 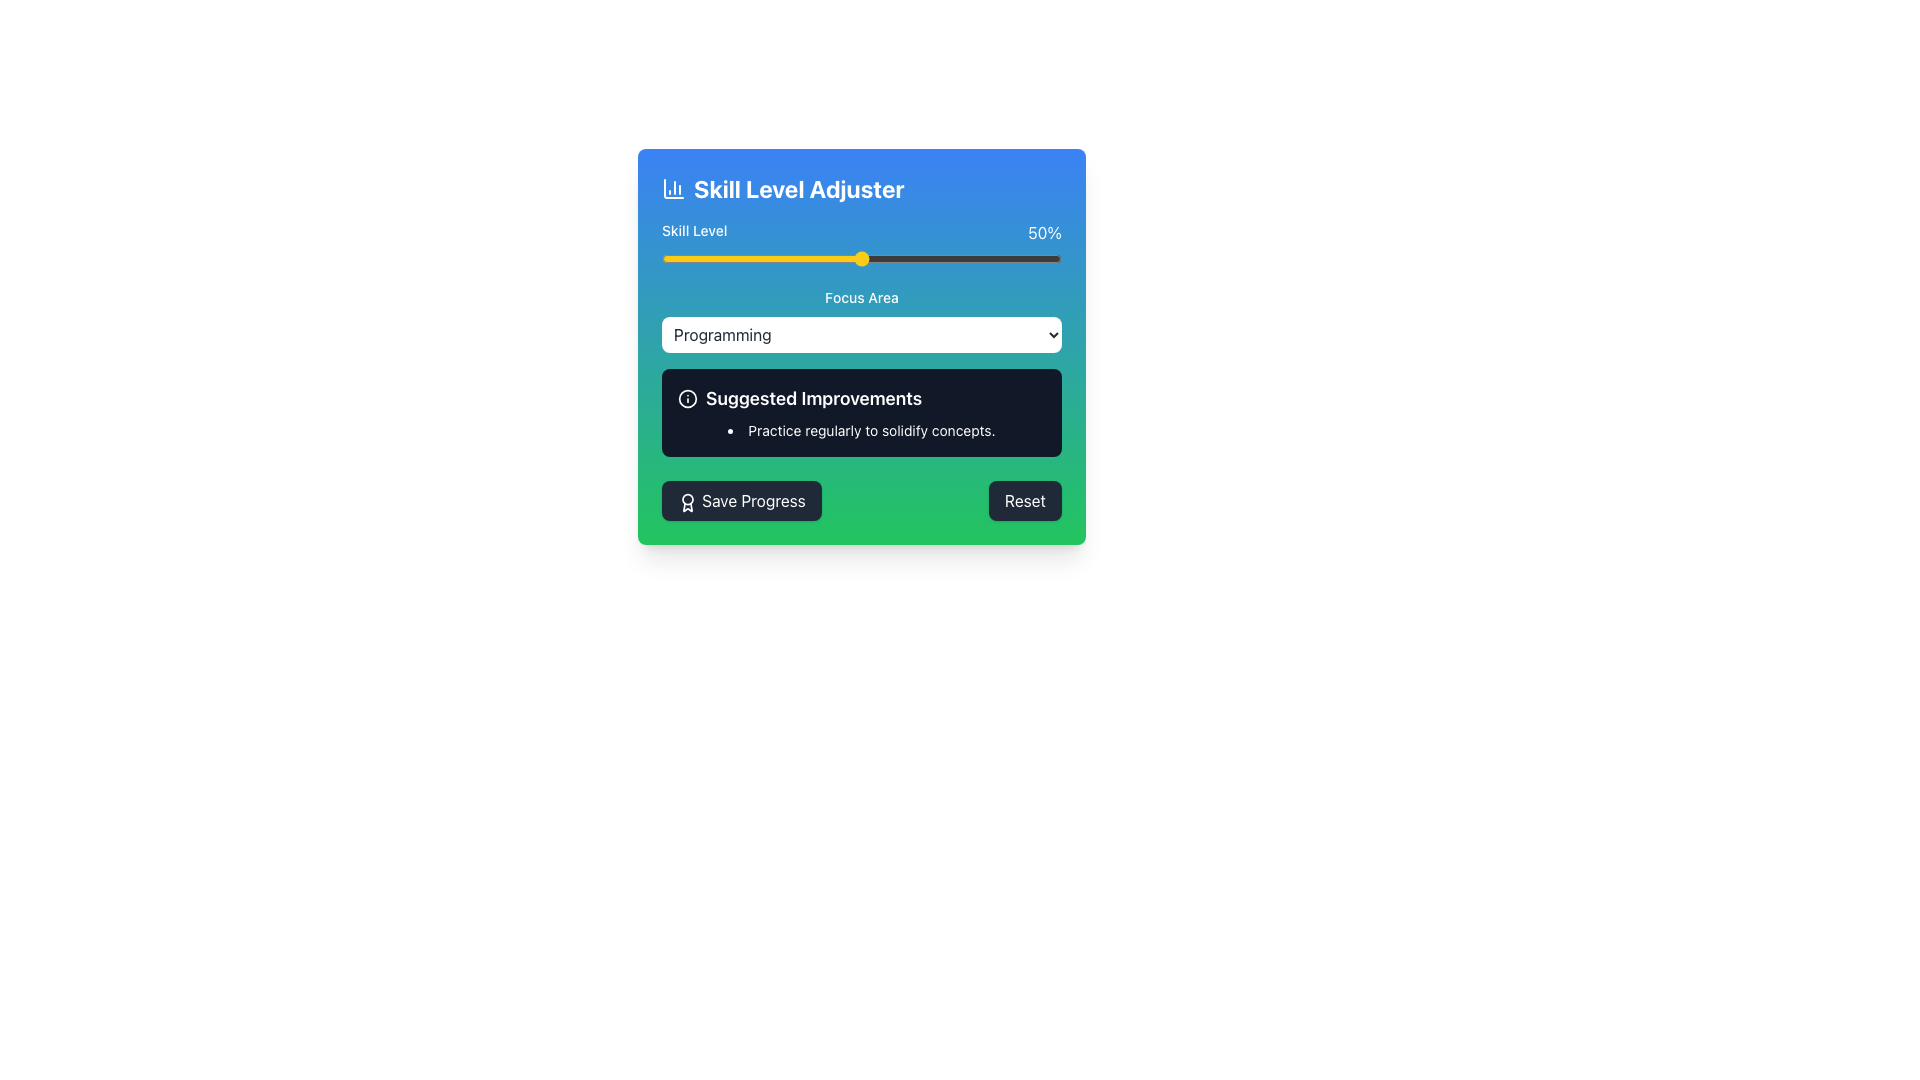 I want to click on the skill level, so click(x=849, y=257).